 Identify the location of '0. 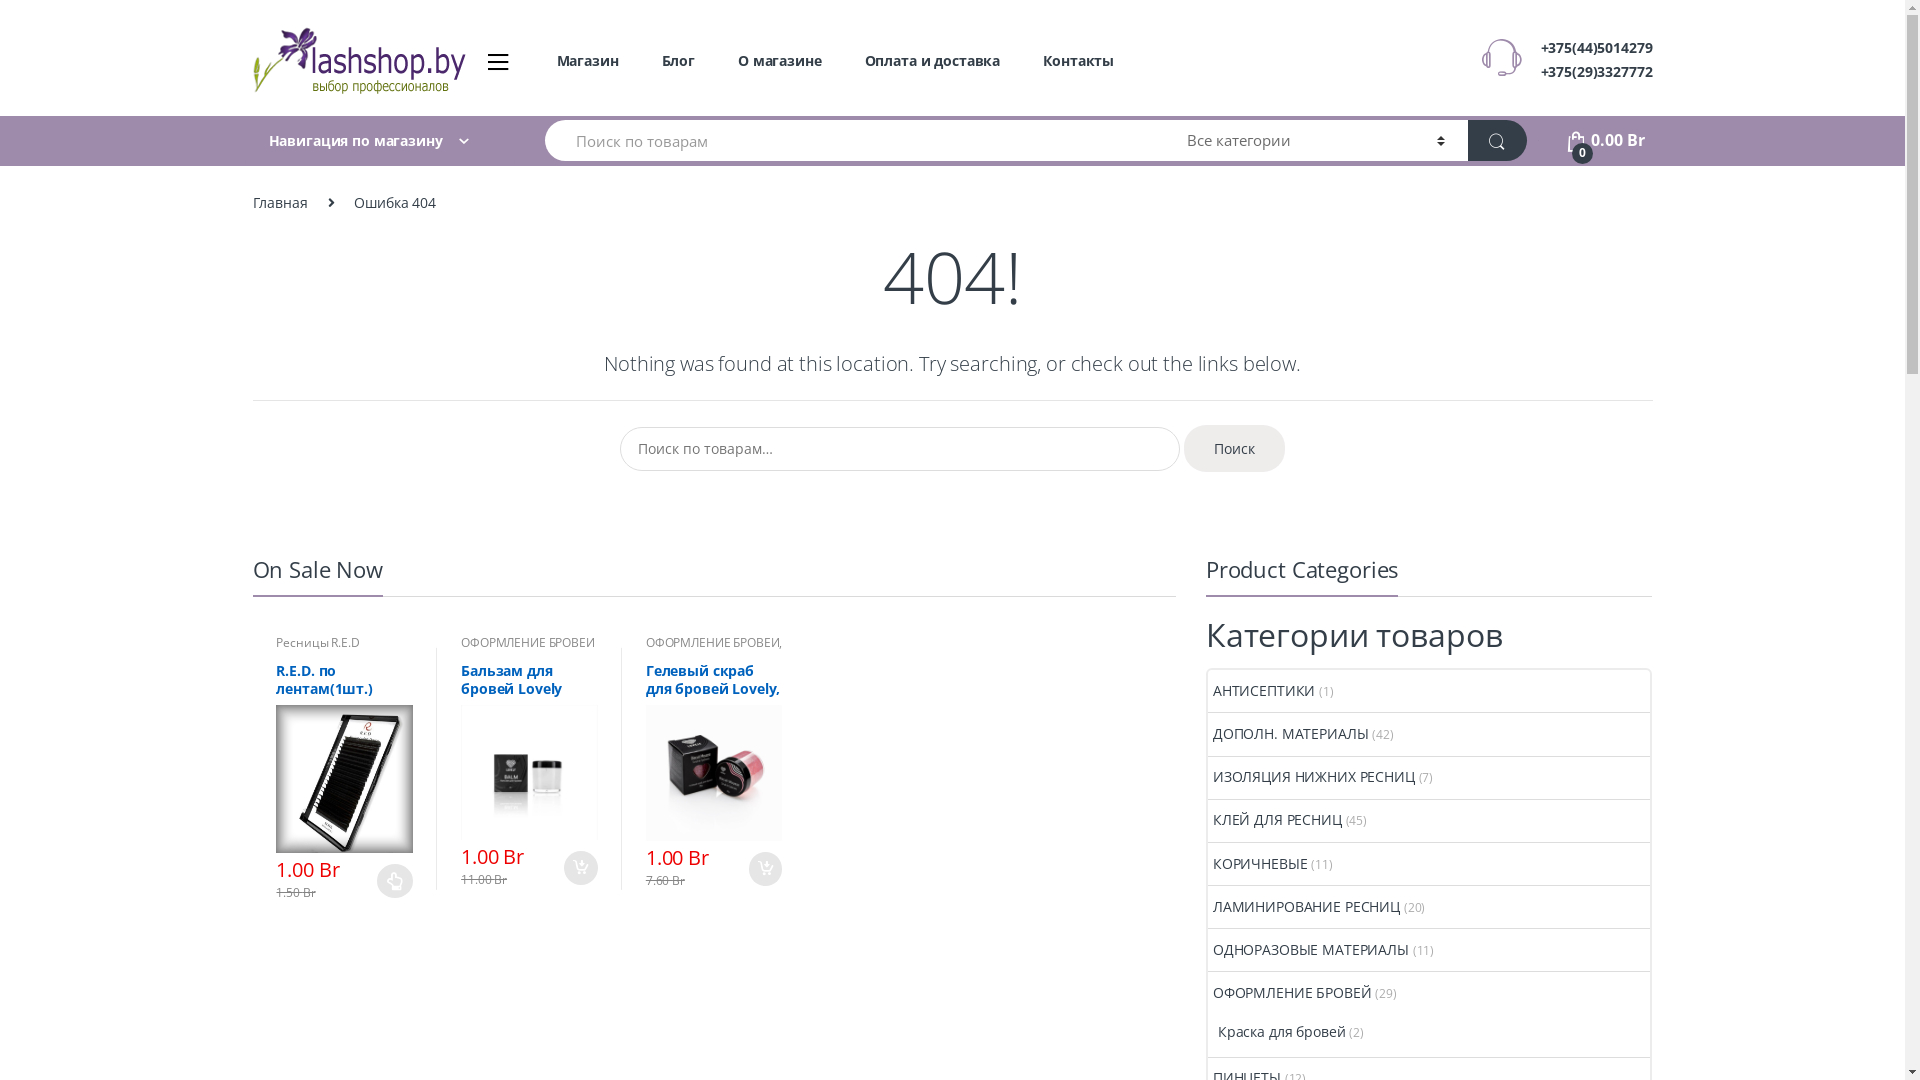
(1604, 138).